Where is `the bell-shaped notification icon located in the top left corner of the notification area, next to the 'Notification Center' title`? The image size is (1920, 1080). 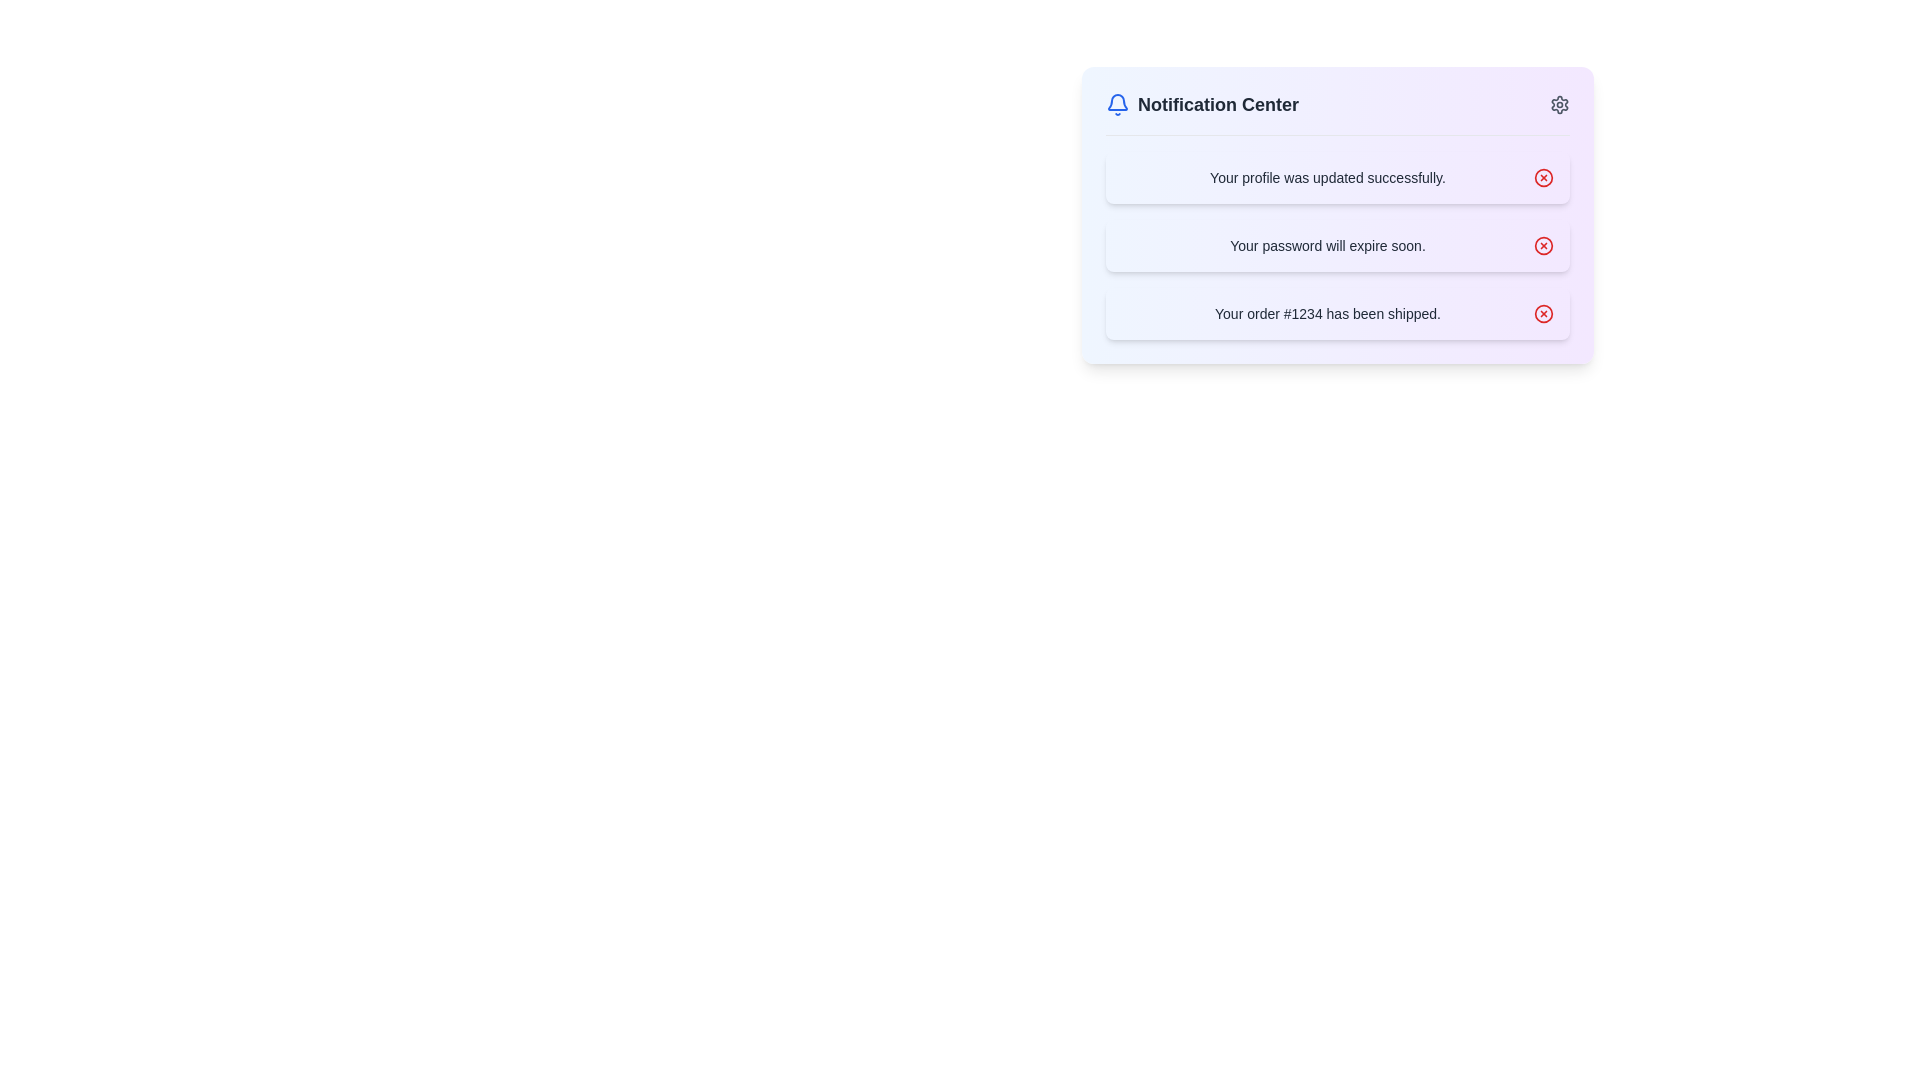
the bell-shaped notification icon located in the top left corner of the notification area, next to the 'Notification Center' title is located at coordinates (1117, 102).